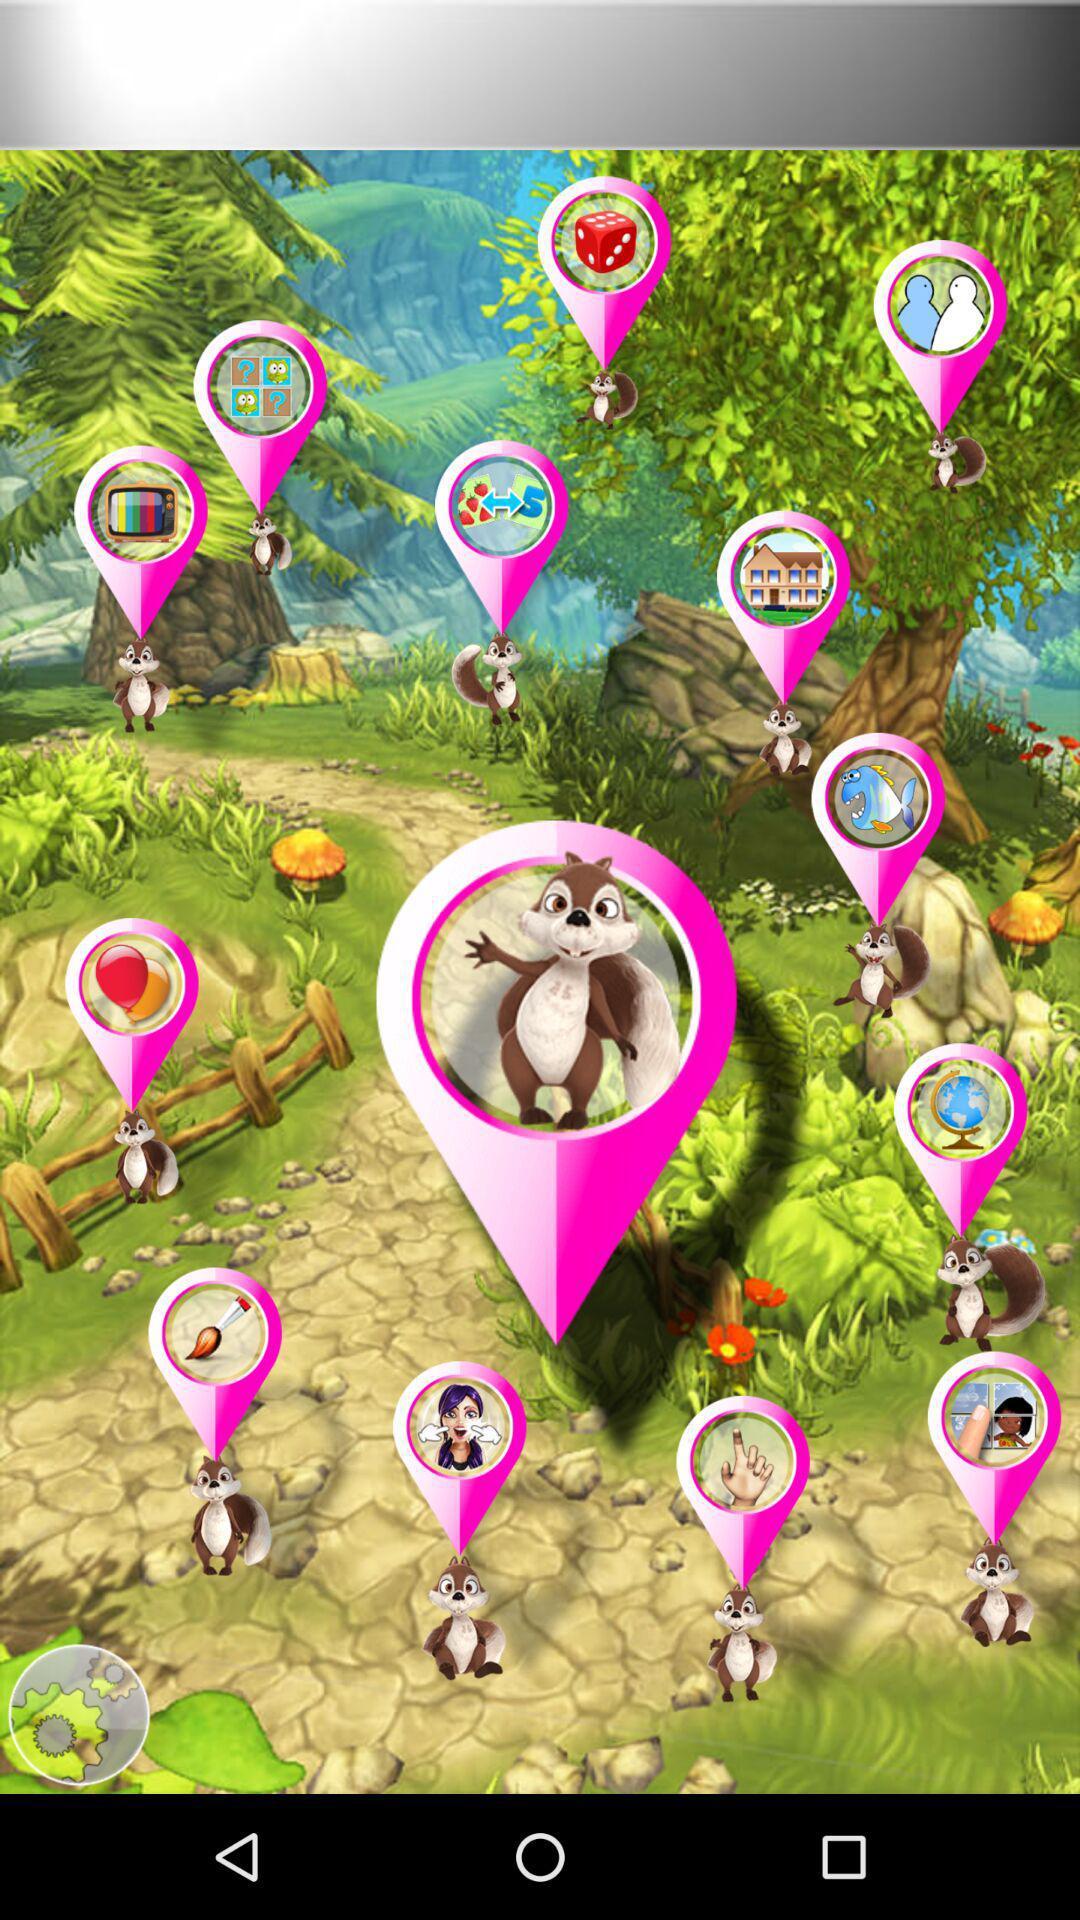 The width and height of the screenshot is (1080, 1920). Describe the element at coordinates (255, 1431) in the screenshot. I see `other players` at that location.